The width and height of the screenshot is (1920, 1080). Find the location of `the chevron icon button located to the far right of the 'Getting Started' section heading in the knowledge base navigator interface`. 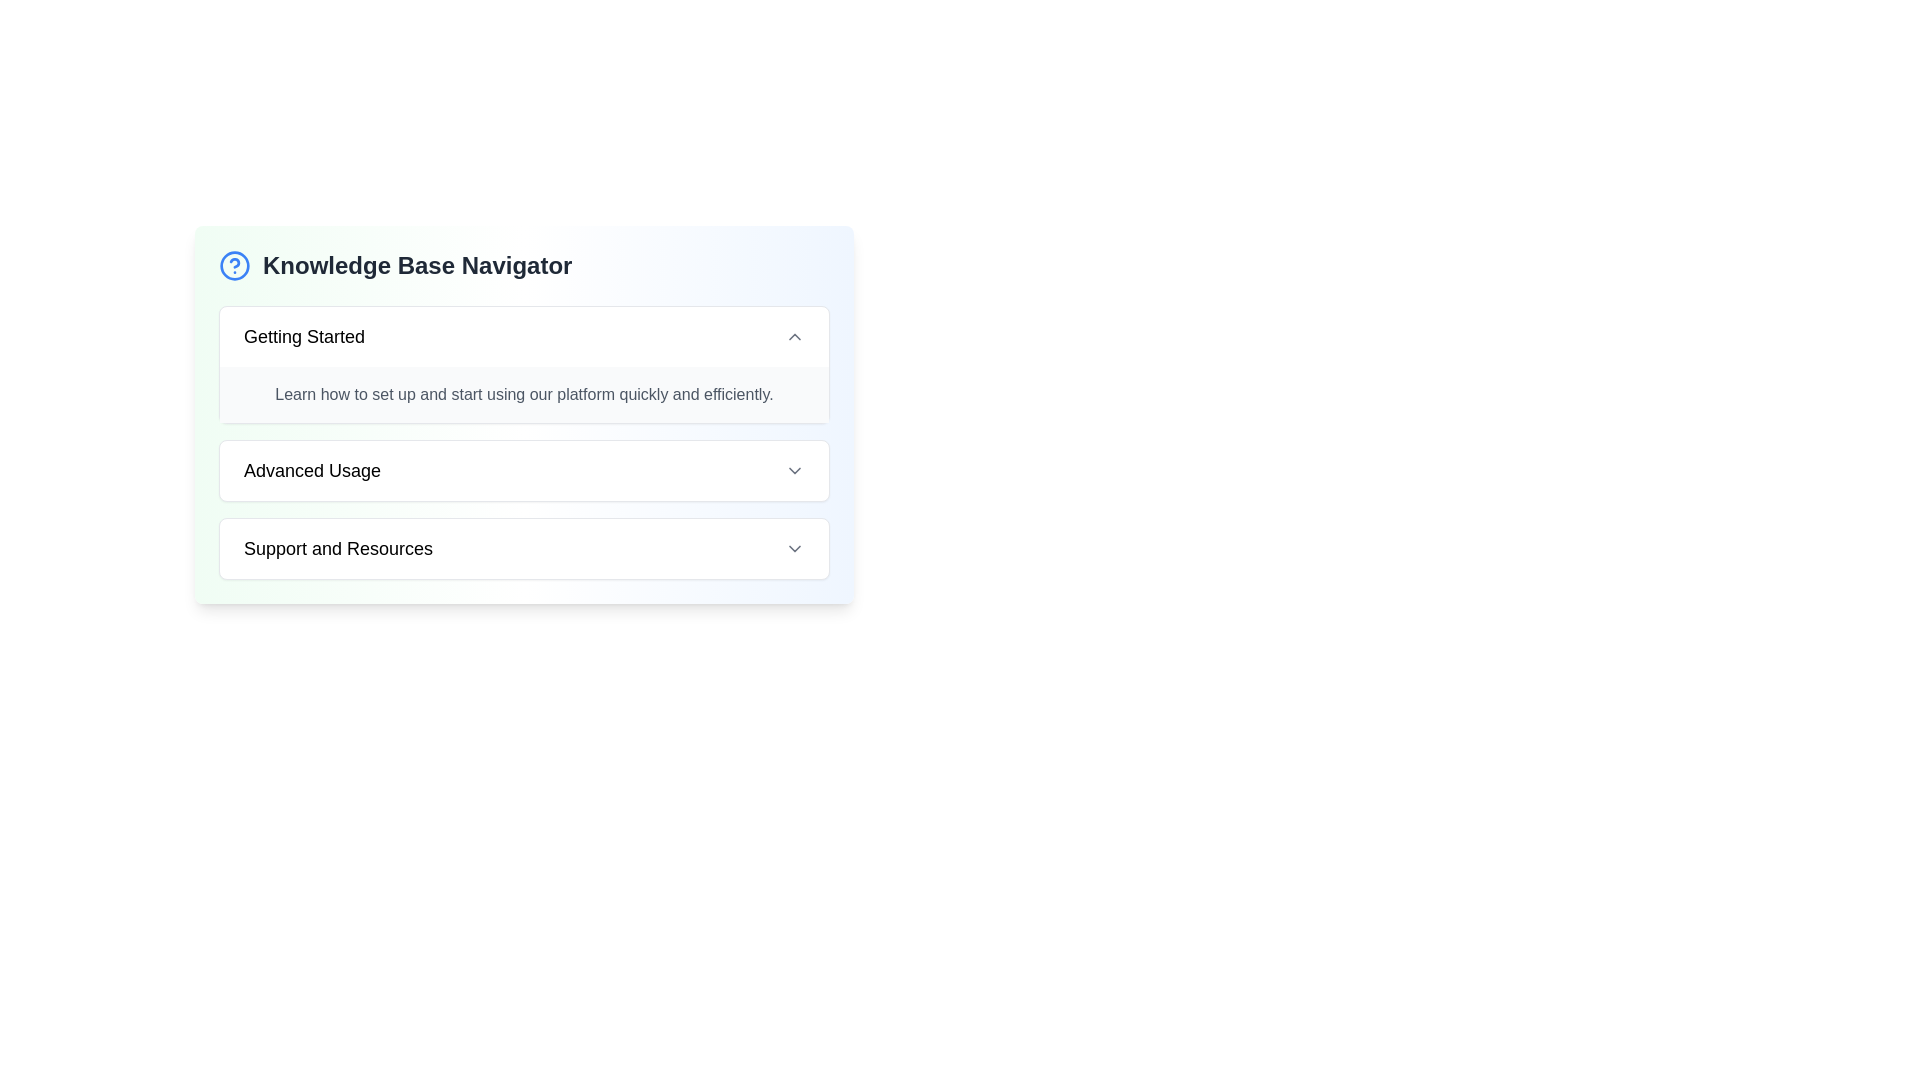

the chevron icon button located to the far right of the 'Getting Started' section heading in the knowledge base navigator interface is located at coordinates (794, 335).